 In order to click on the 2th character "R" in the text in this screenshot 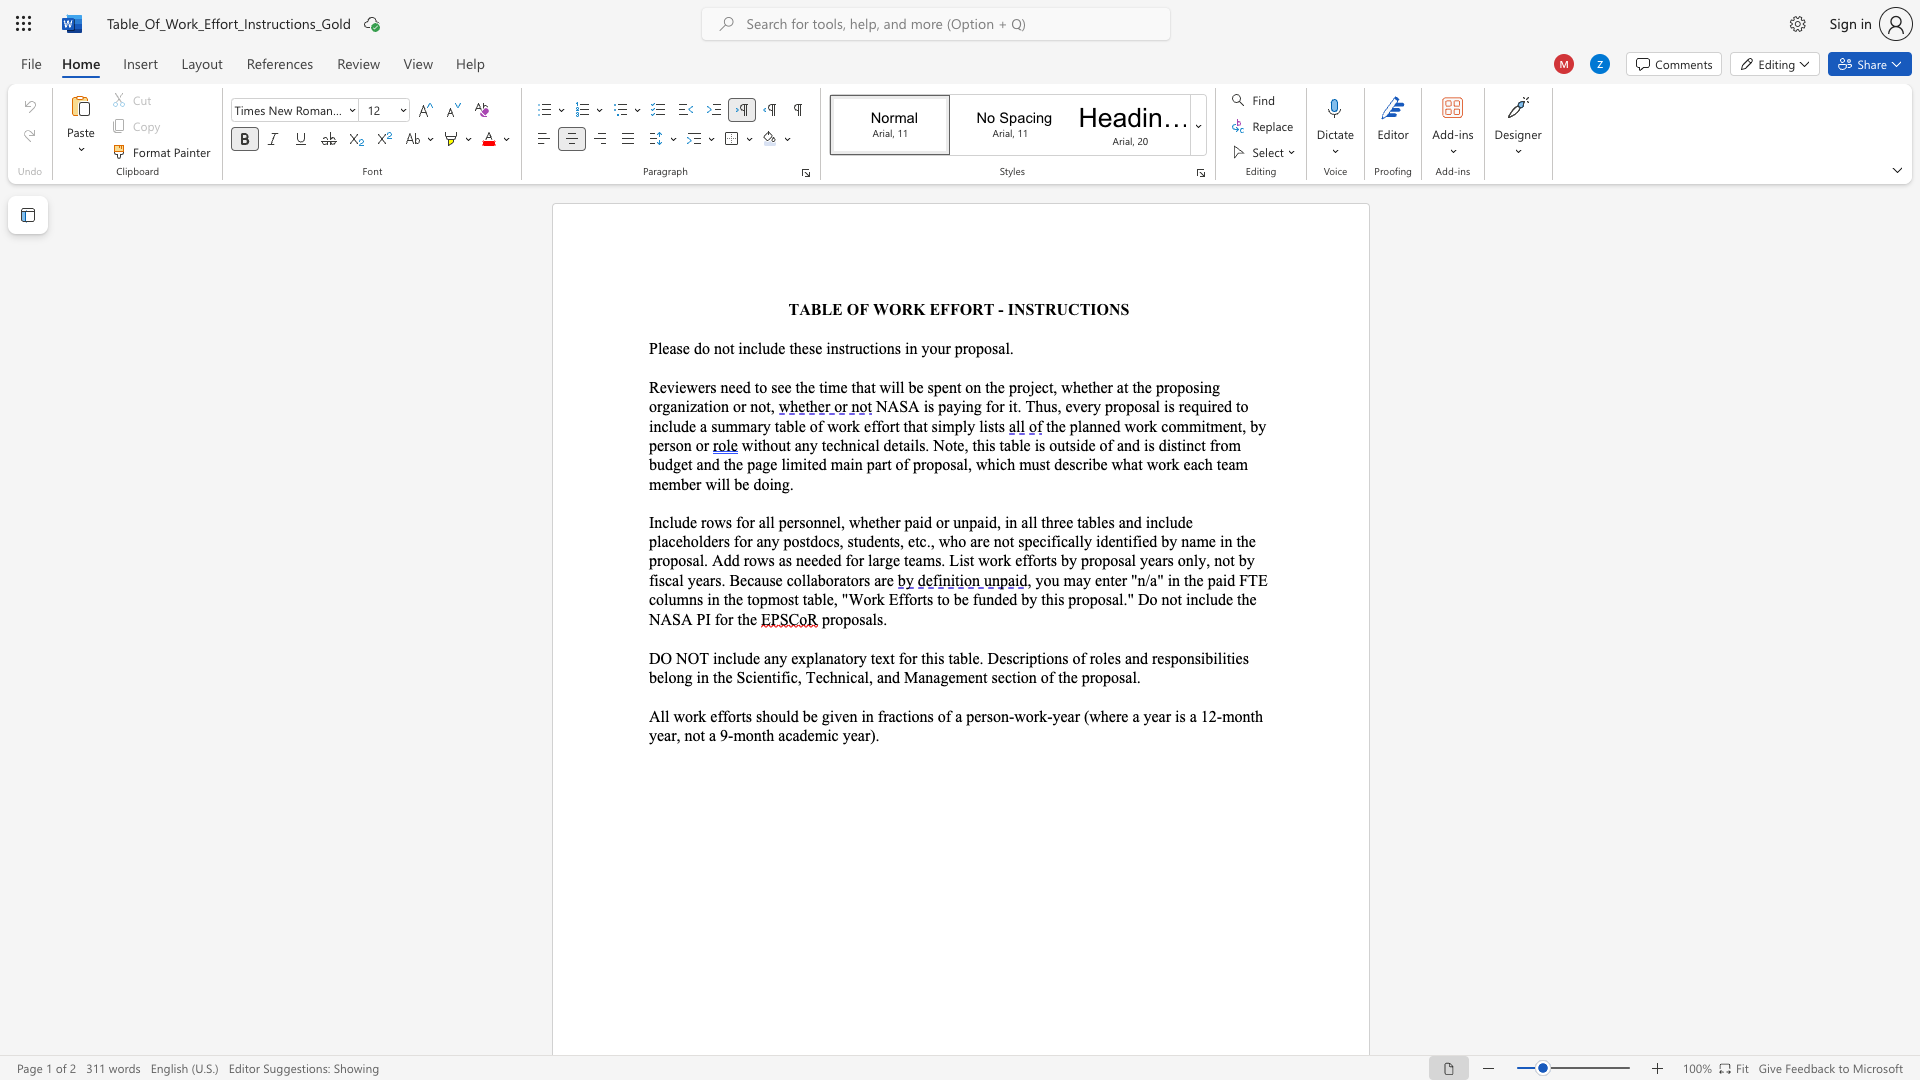, I will do `click(977, 309)`.